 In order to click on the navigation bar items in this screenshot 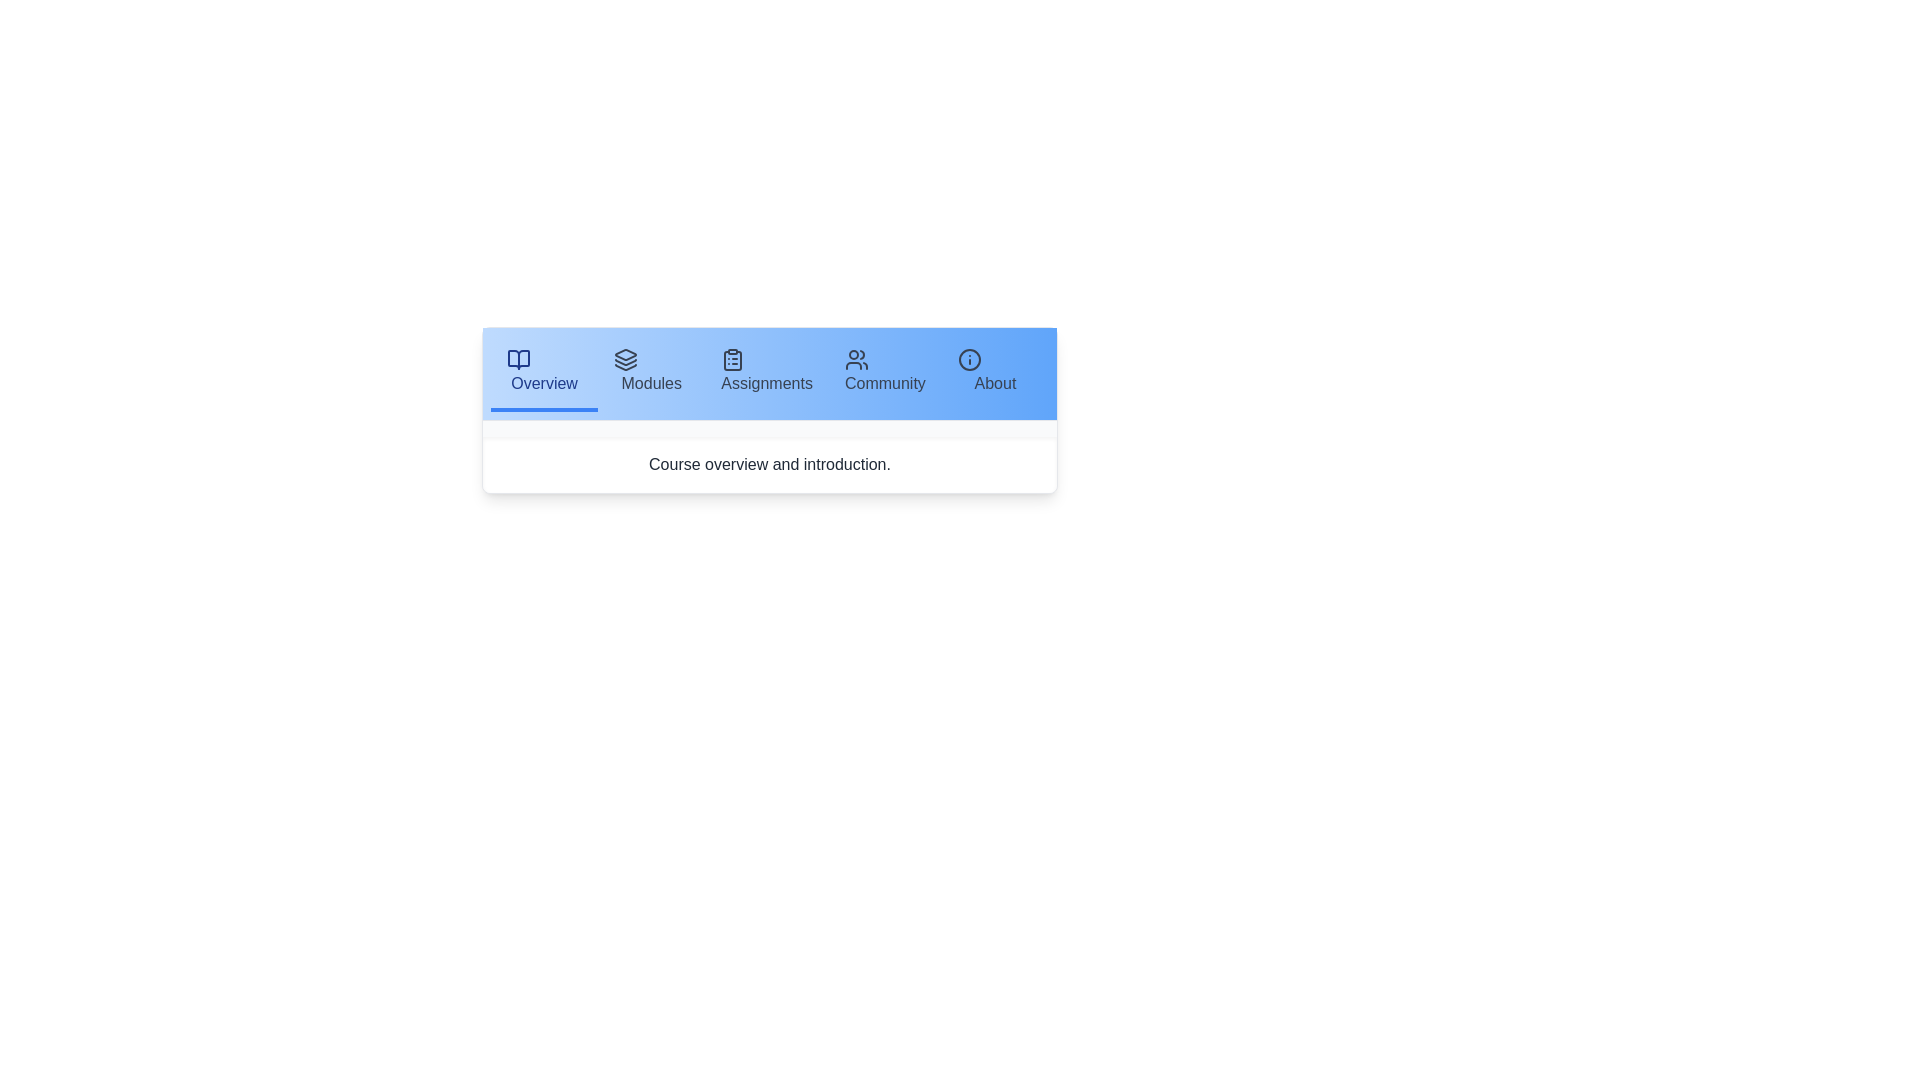, I will do `click(768, 374)`.